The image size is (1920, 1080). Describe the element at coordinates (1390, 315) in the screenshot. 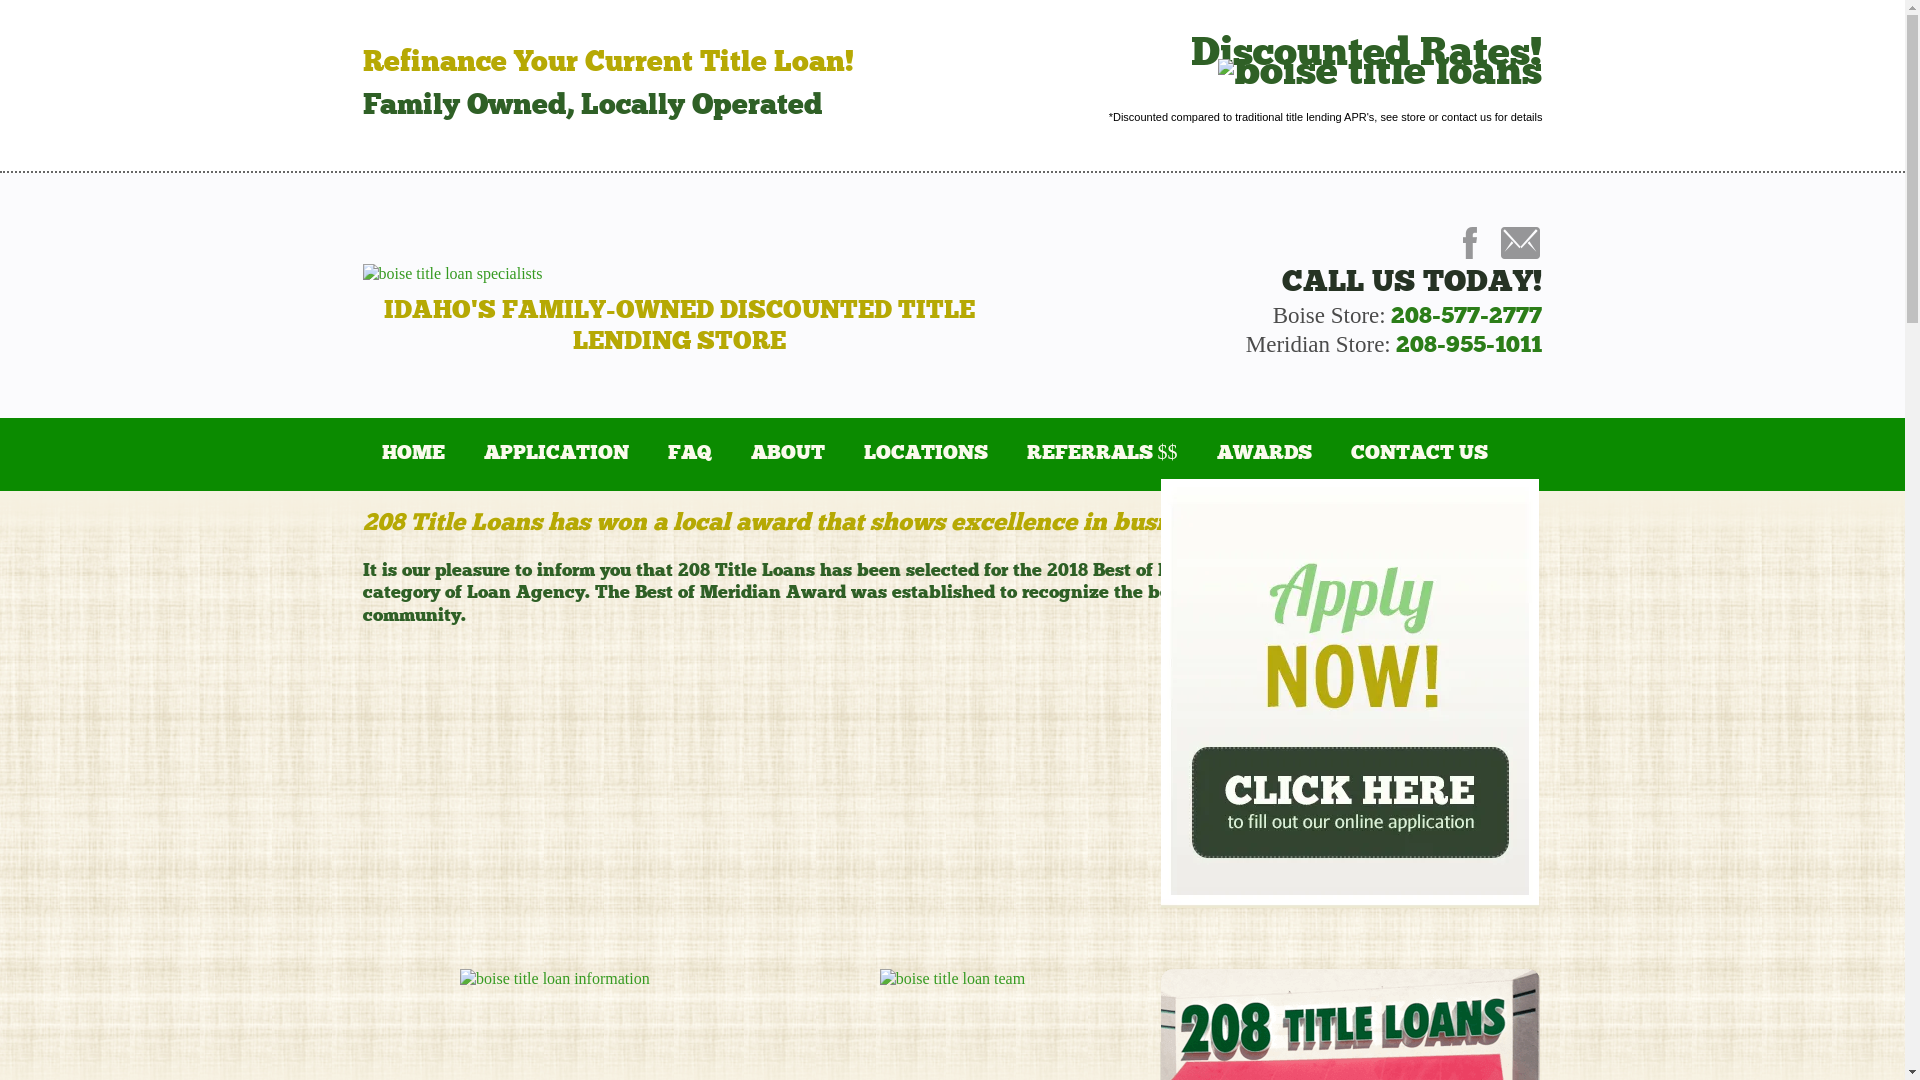

I see `'208-577-2777'` at that location.